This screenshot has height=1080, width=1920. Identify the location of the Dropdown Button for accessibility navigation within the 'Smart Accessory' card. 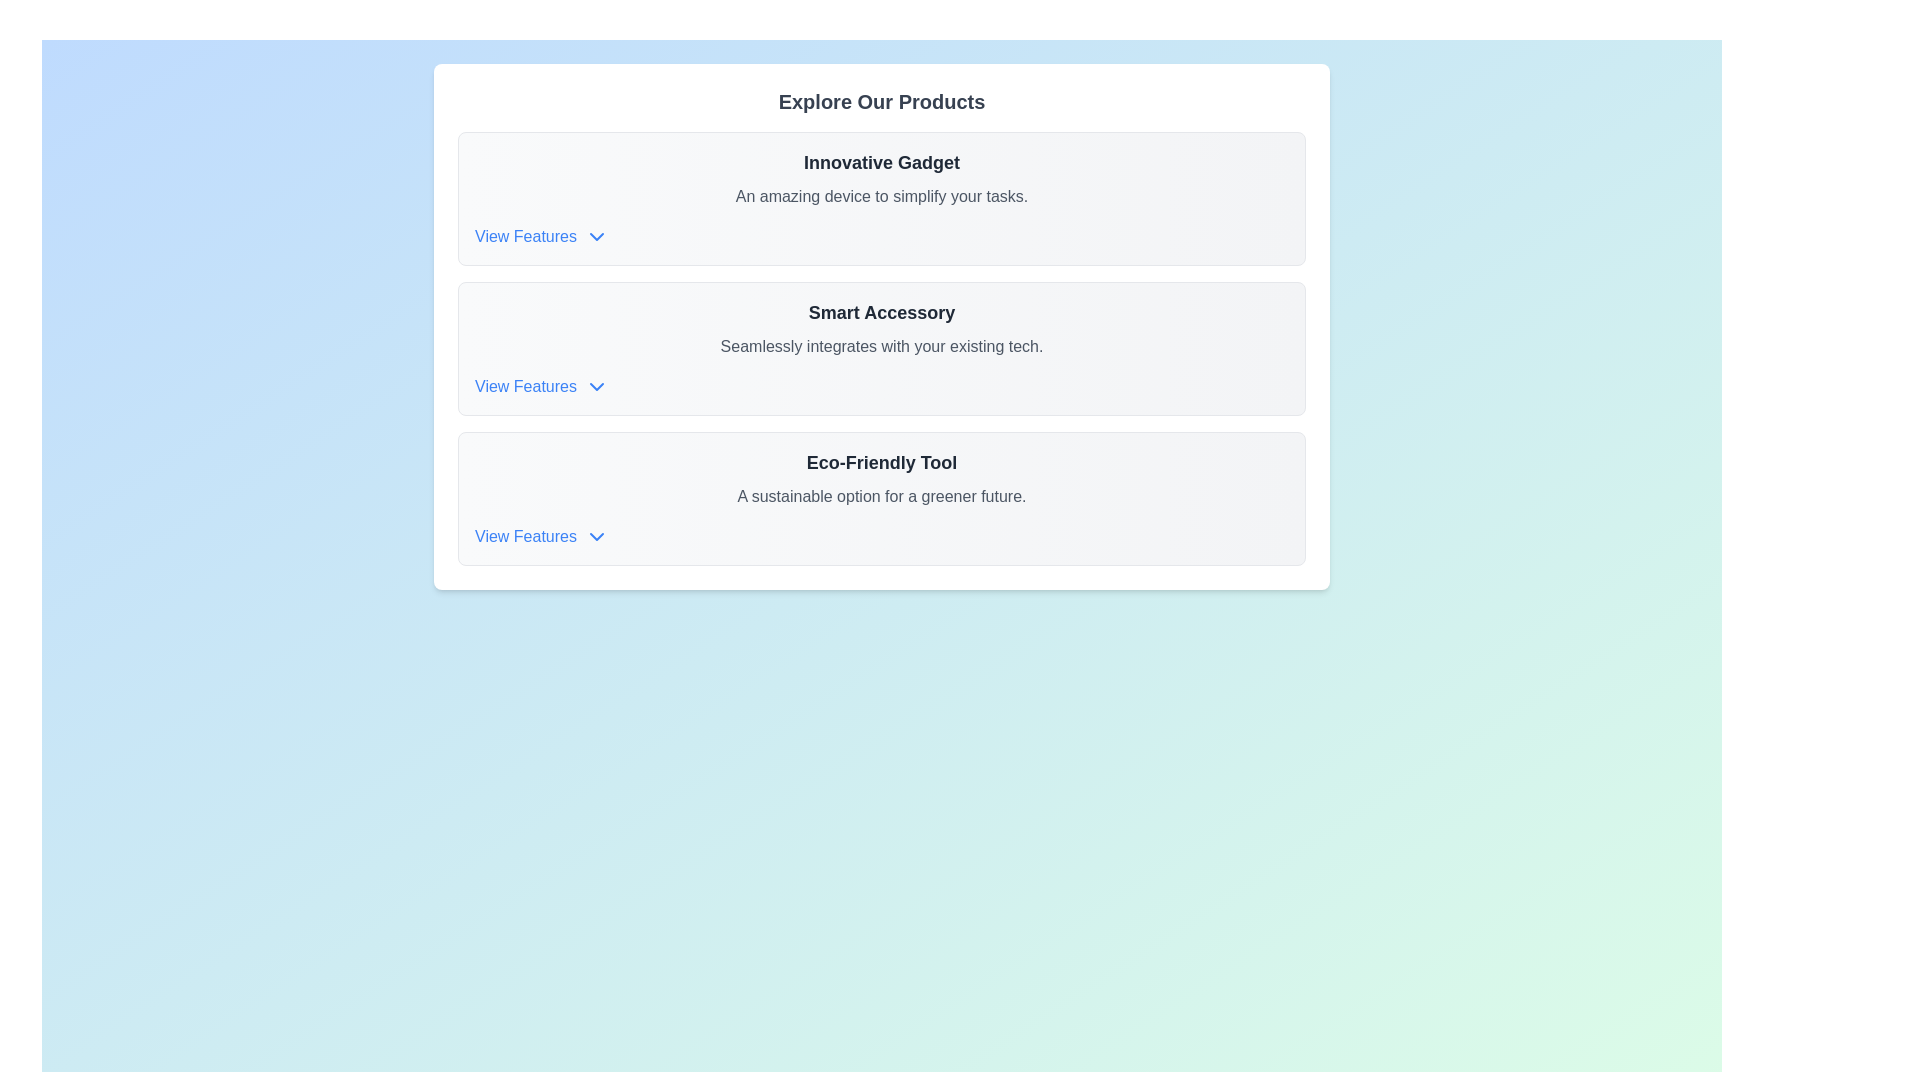
(542, 386).